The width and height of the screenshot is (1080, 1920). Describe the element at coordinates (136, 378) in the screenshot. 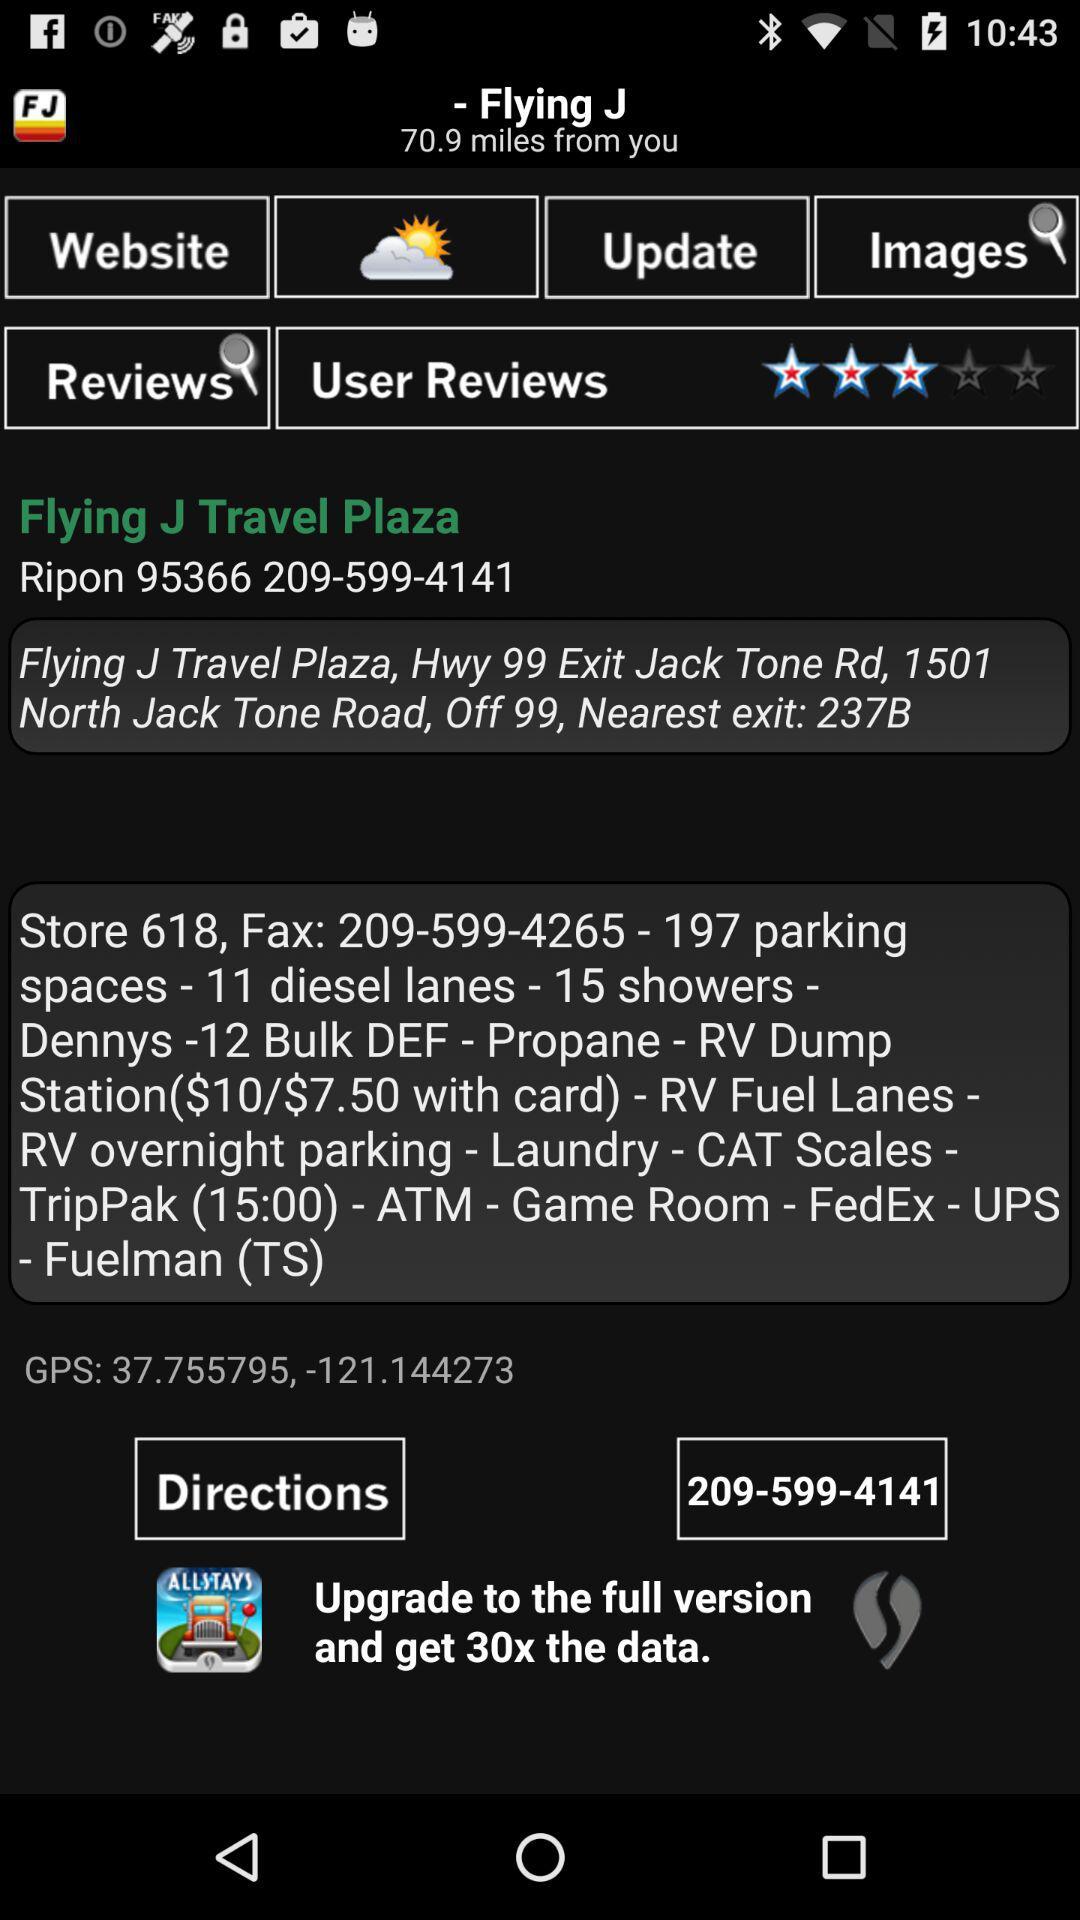

I see `reviews` at that location.